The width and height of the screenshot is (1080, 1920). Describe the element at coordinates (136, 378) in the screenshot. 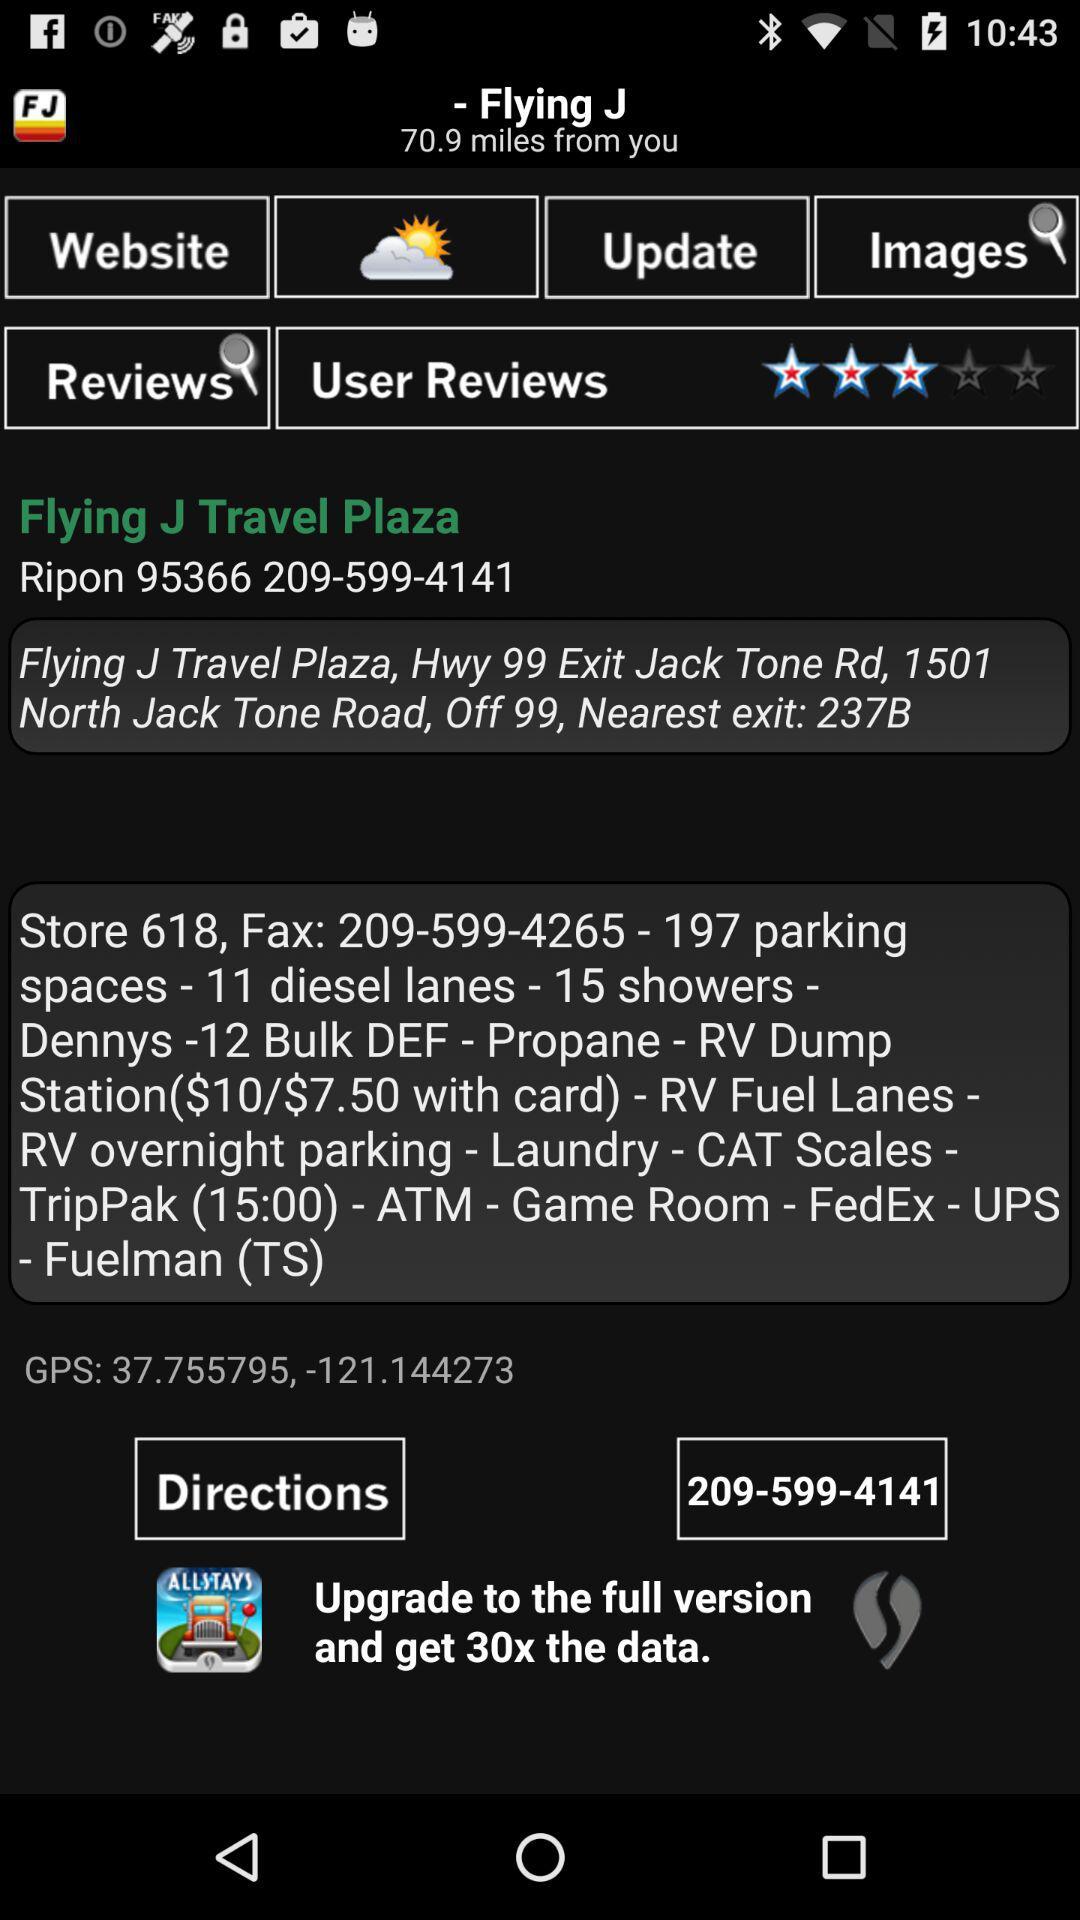

I see `reviews` at that location.